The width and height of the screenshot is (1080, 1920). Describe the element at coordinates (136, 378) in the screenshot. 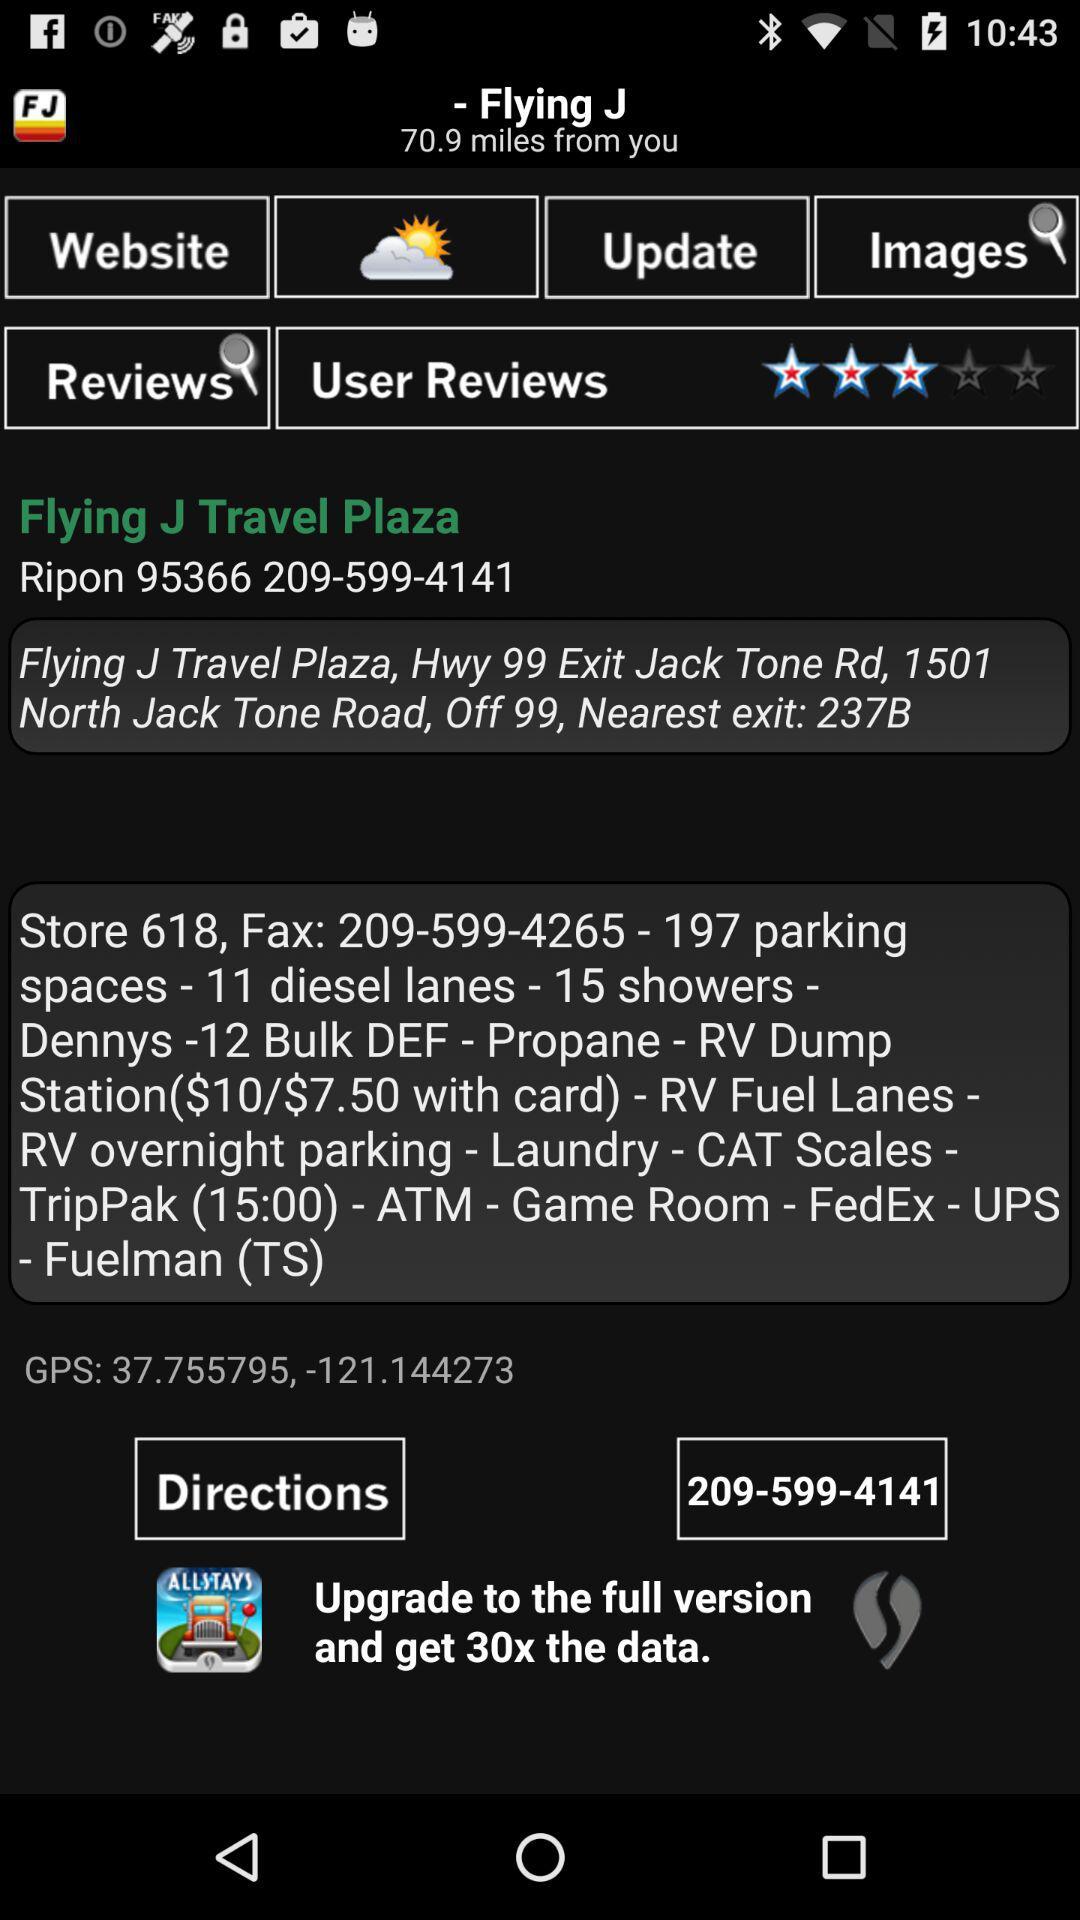

I see `reviews` at that location.